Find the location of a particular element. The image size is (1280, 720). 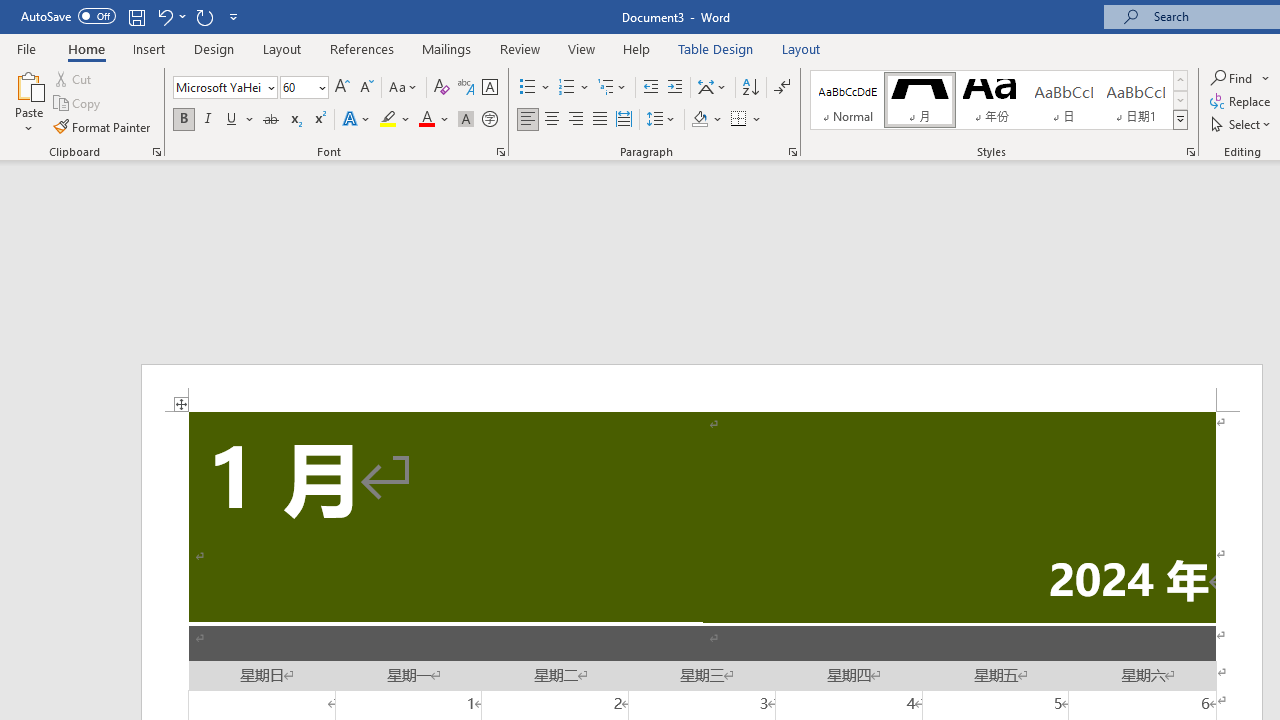

'Customize Quick Access Toolbar' is located at coordinates (234, 16).